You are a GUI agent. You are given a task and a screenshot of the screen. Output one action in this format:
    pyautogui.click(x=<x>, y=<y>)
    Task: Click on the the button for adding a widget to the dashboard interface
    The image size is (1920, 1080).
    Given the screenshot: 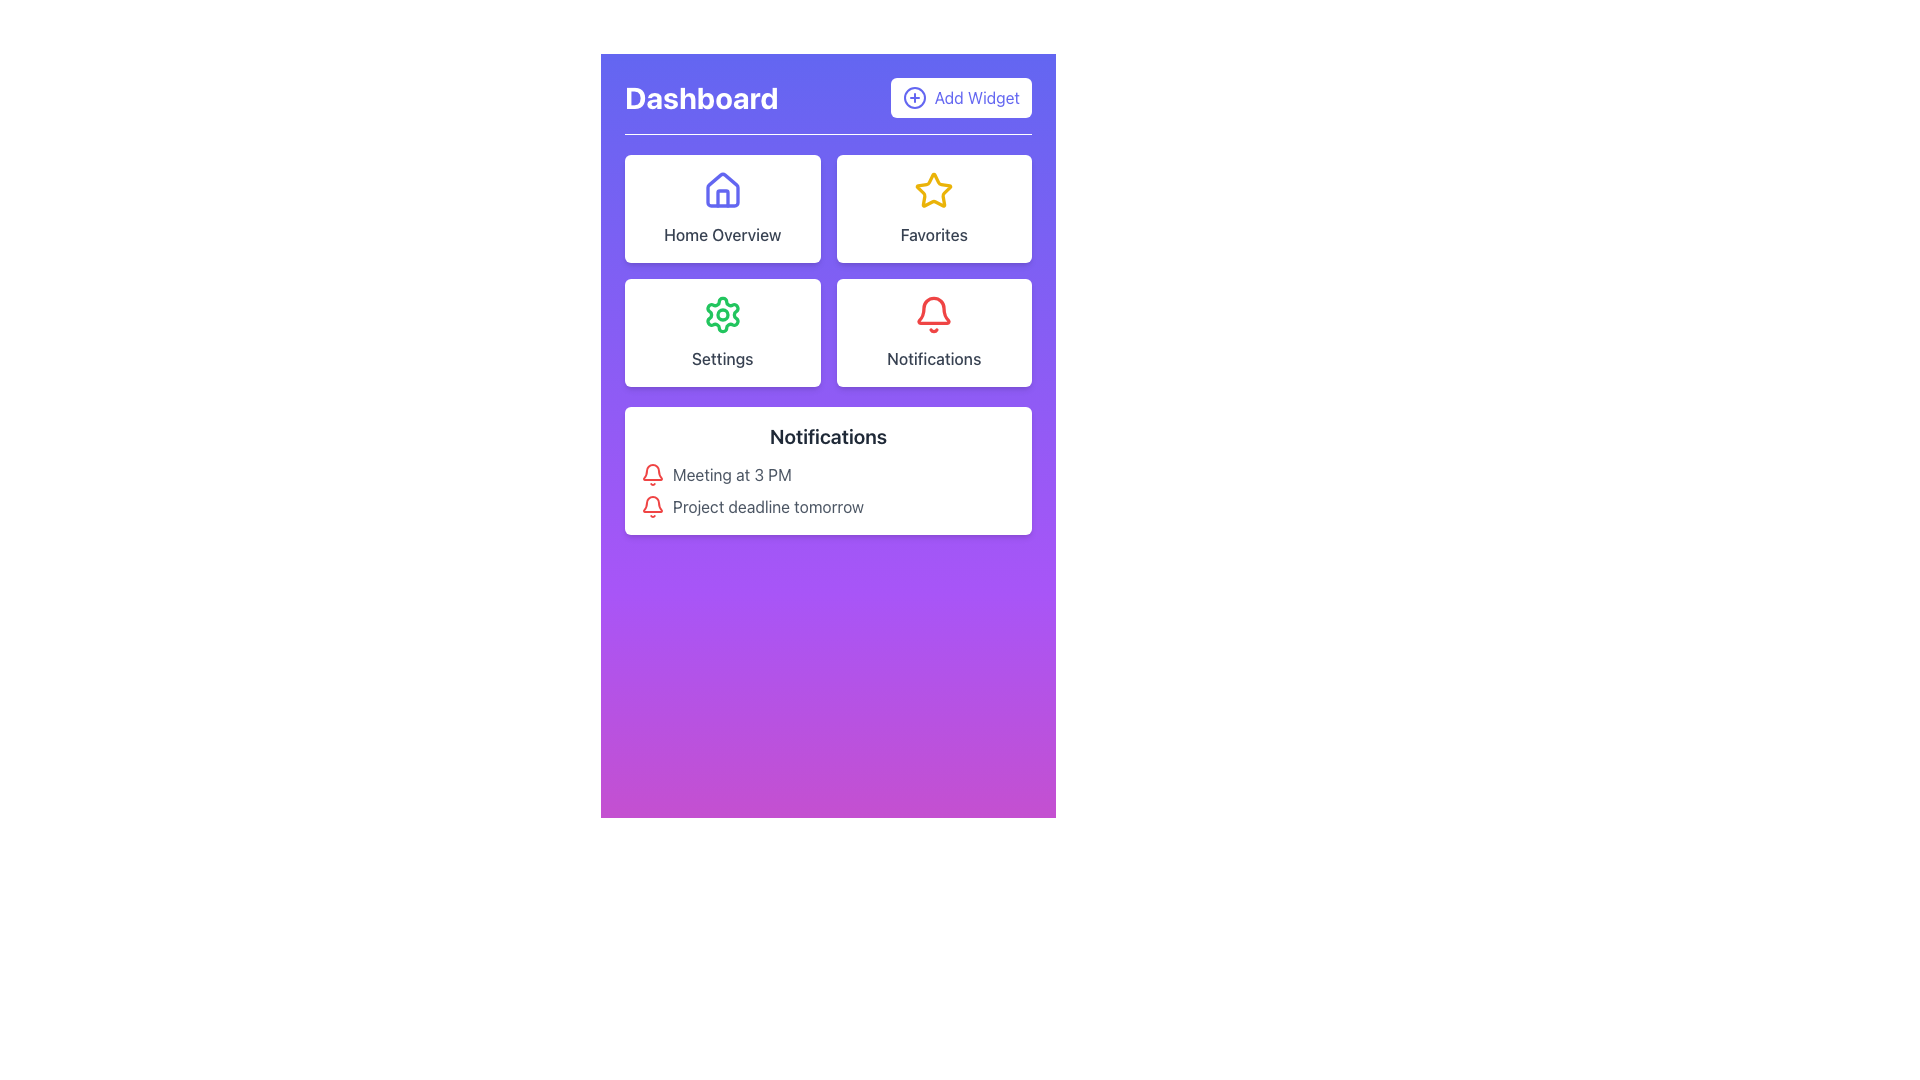 What is the action you would take?
    pyautogui.click(x=961, y=97)
    